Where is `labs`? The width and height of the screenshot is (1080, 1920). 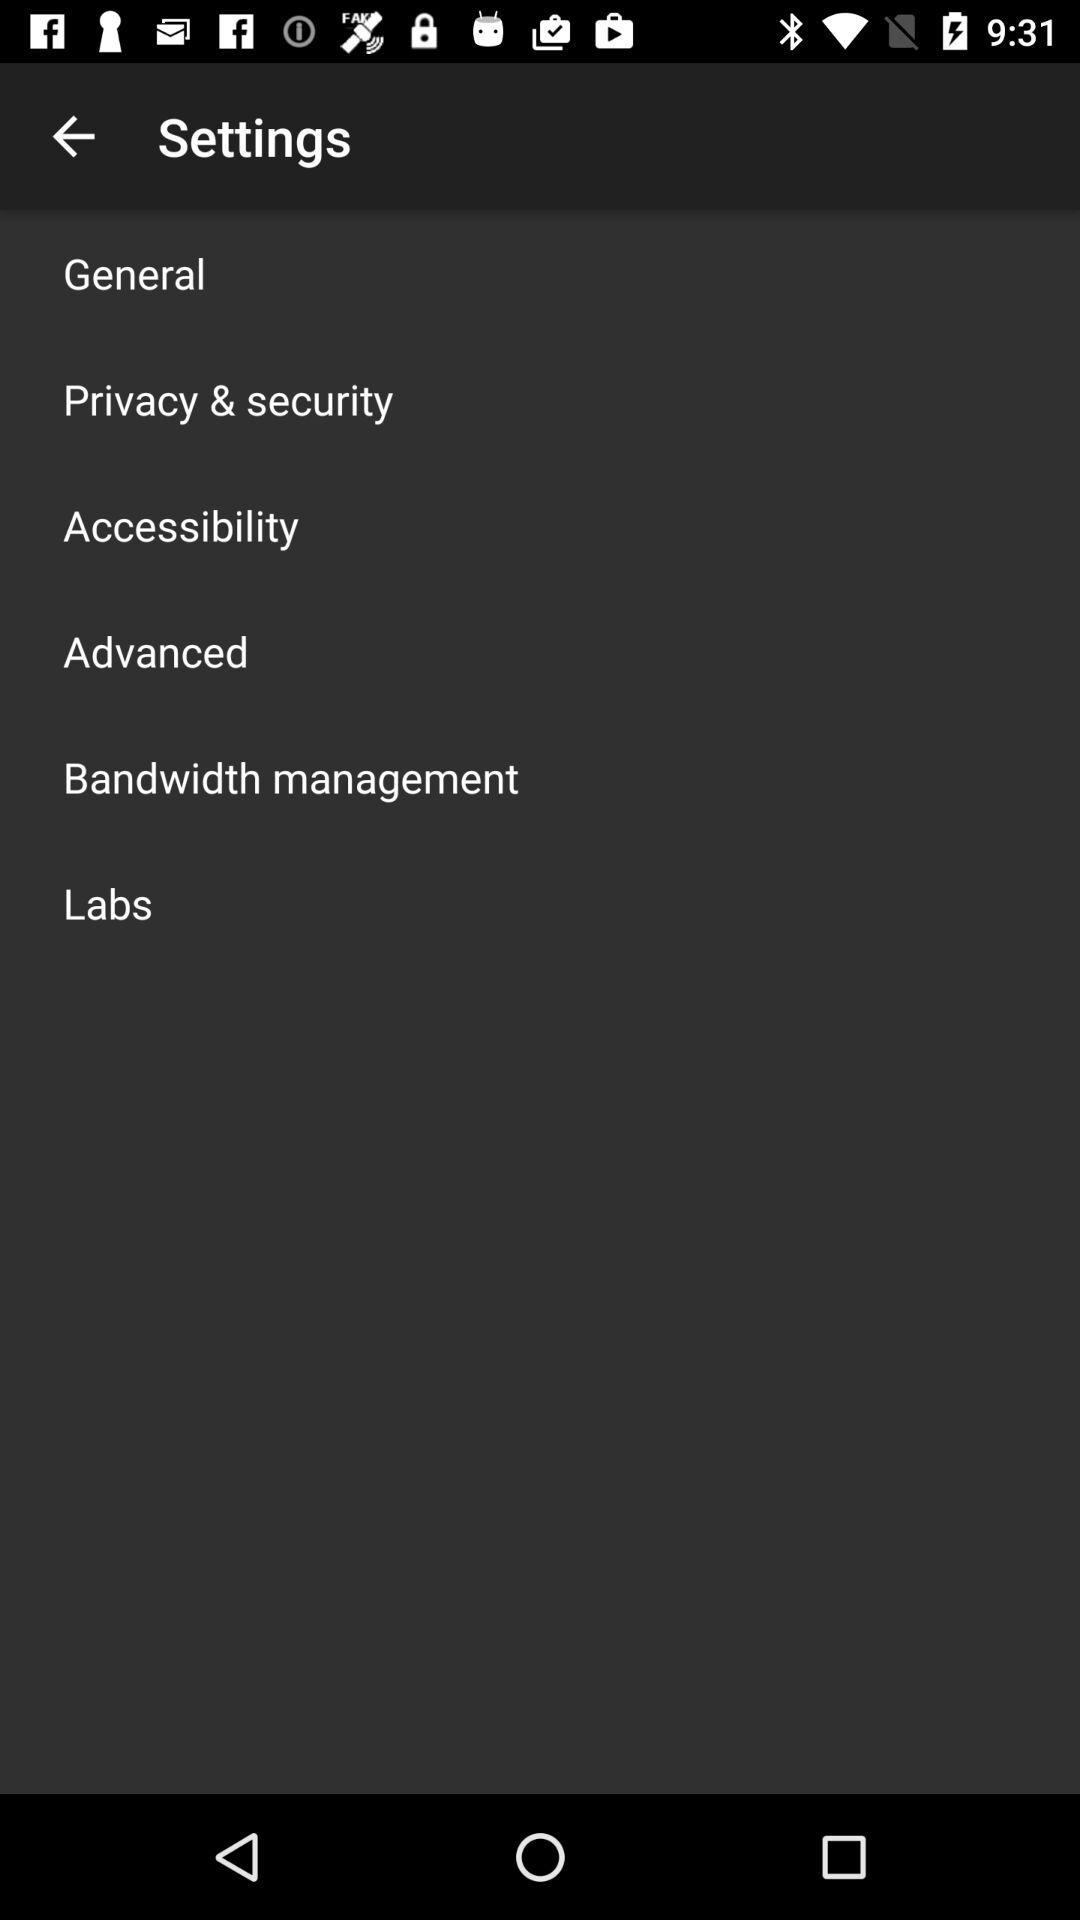 labs is located at coordinates (108, 901).